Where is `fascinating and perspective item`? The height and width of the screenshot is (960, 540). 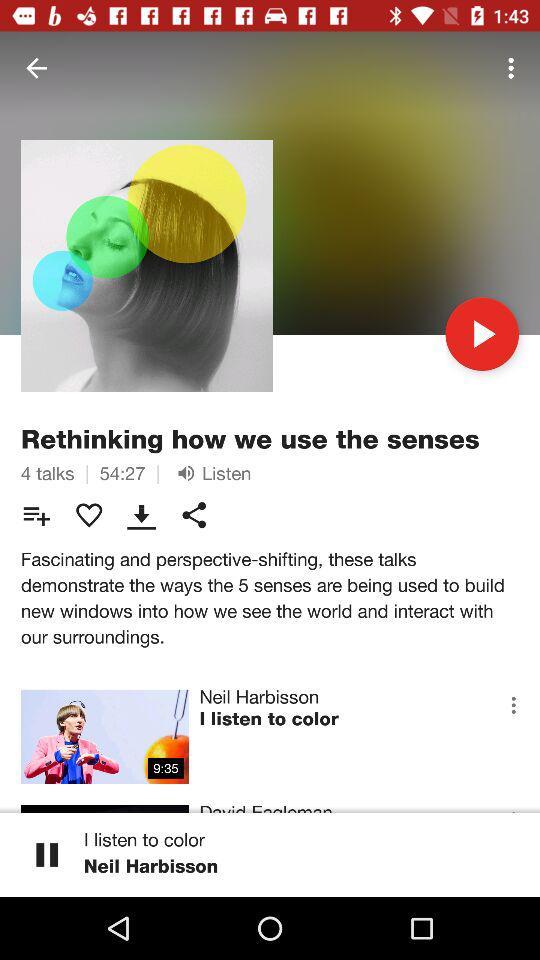
fascinating and perspective item is located at coordinates (270, 597).